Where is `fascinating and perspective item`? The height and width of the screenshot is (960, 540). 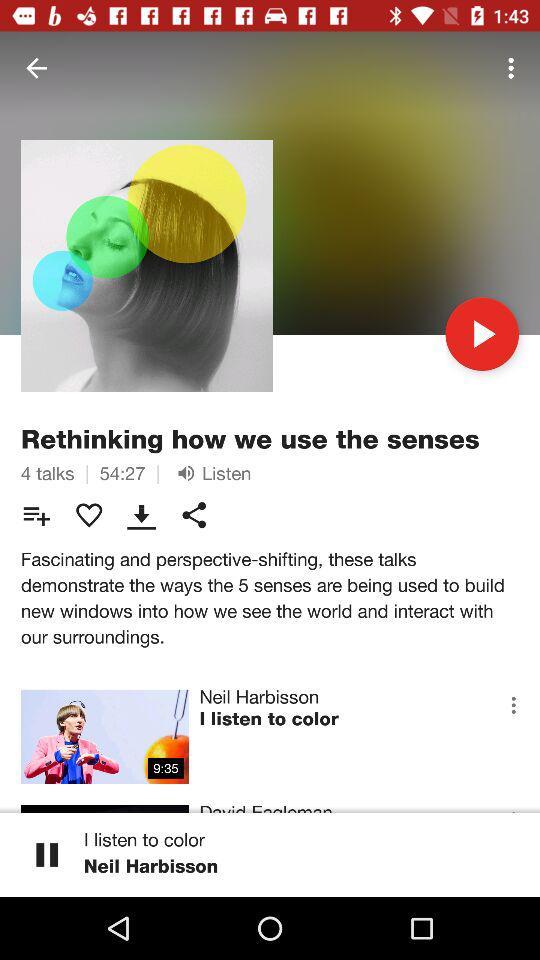
fascinating and perspective item is located at coordinates (270, 597).